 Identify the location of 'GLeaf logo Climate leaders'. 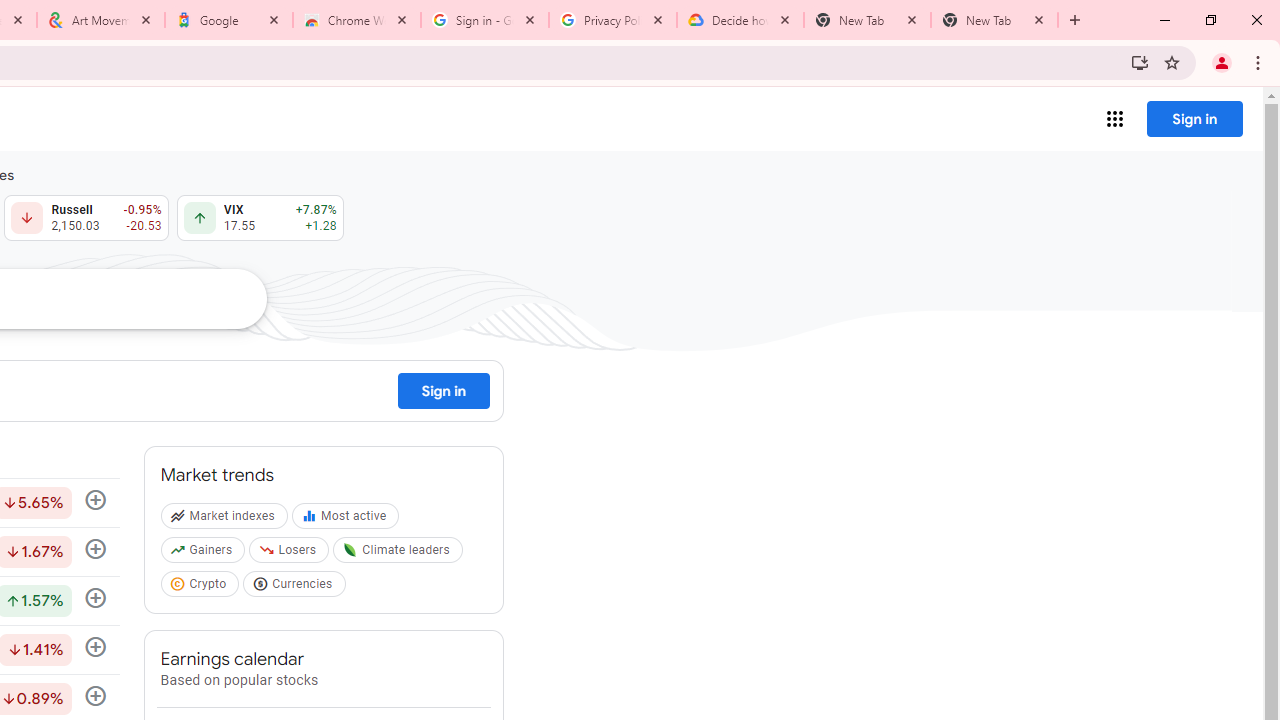
(400, 554).